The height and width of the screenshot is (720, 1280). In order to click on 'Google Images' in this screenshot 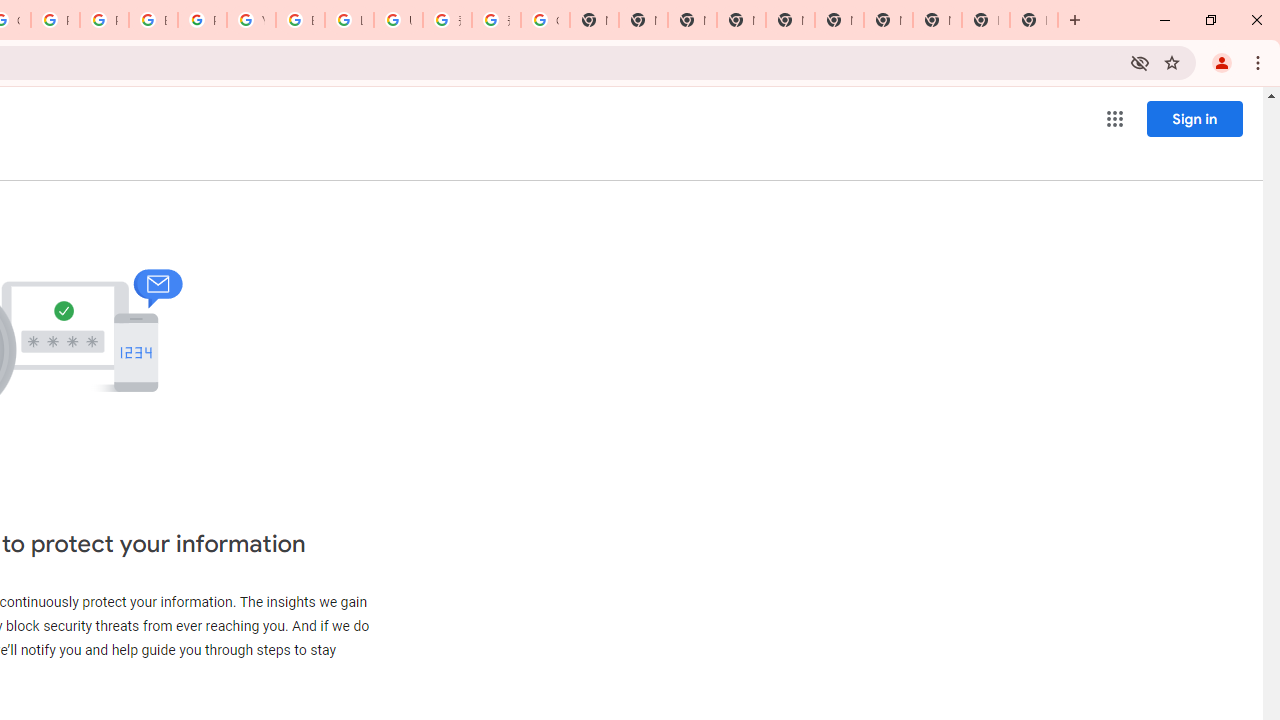, I will do `click(545, 20)`.